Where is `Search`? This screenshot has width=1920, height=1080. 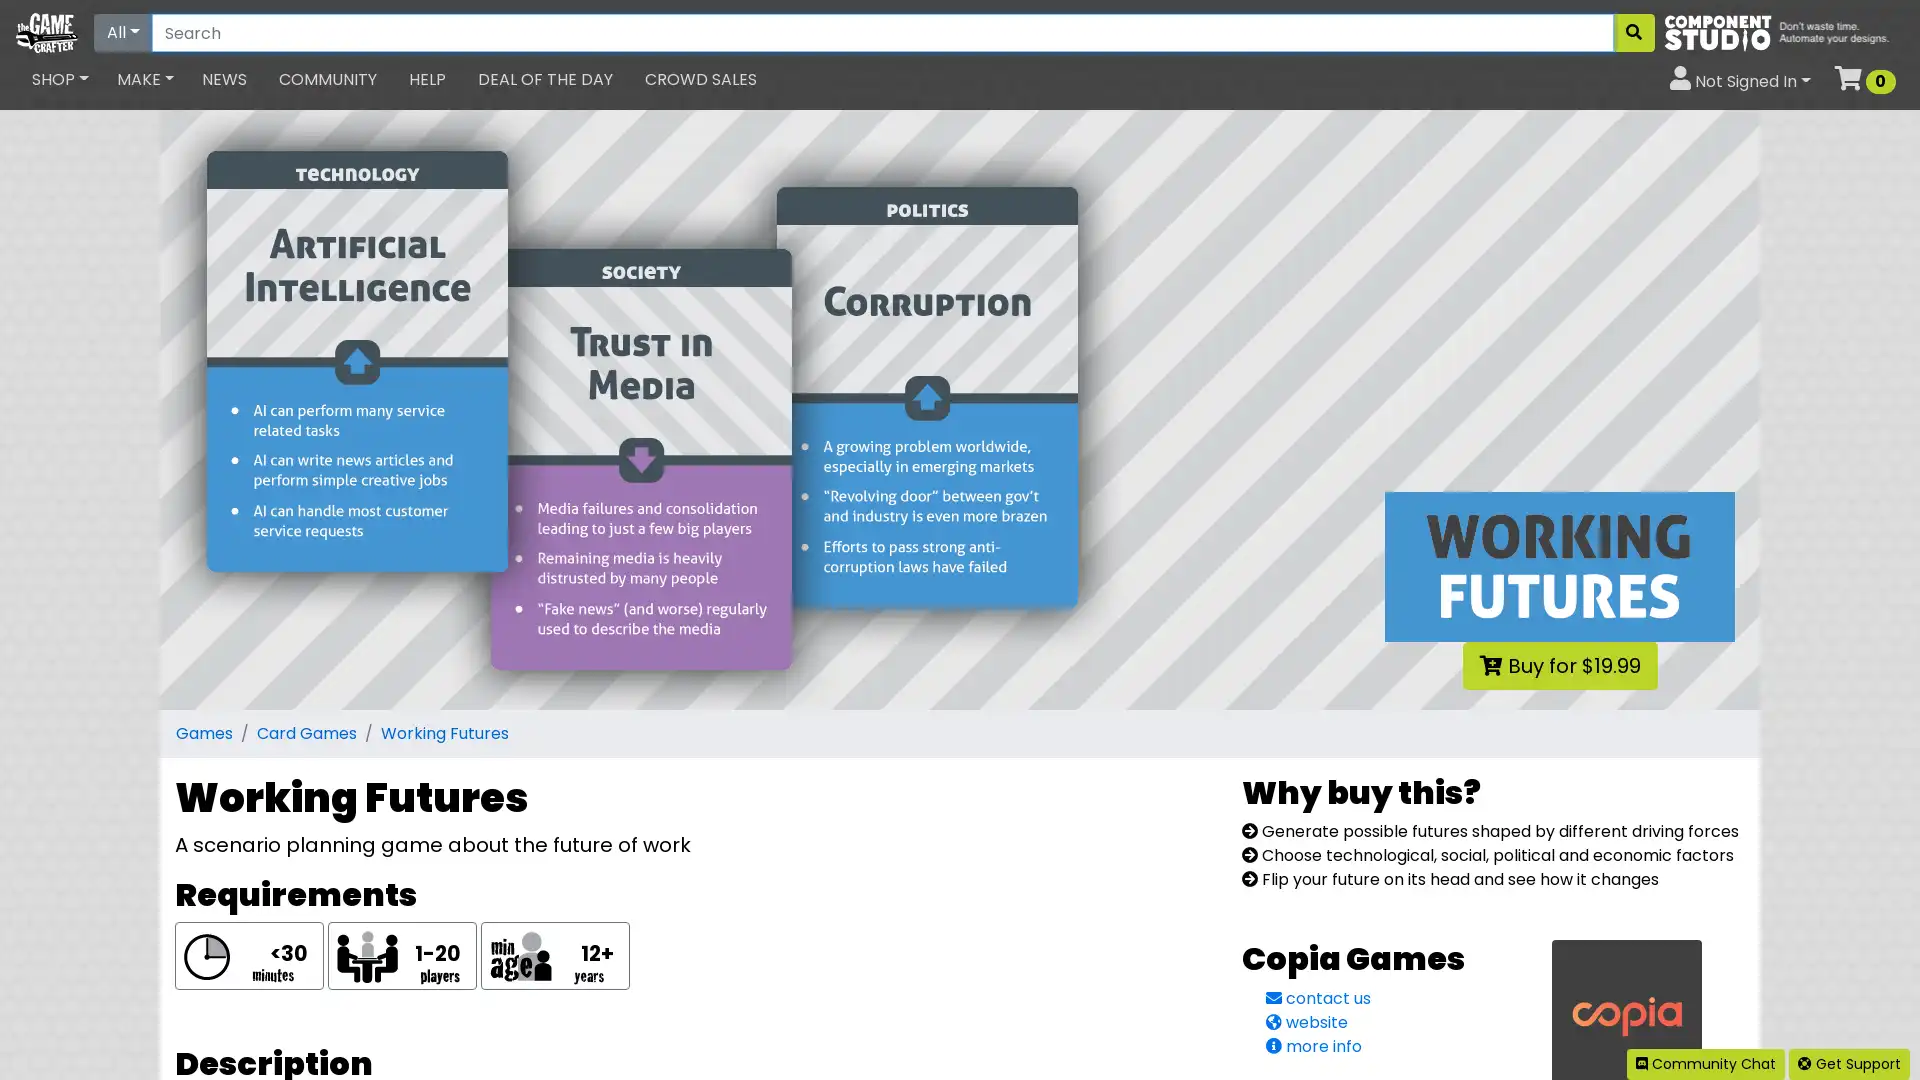 Search is located at coordinates (1633, 33).